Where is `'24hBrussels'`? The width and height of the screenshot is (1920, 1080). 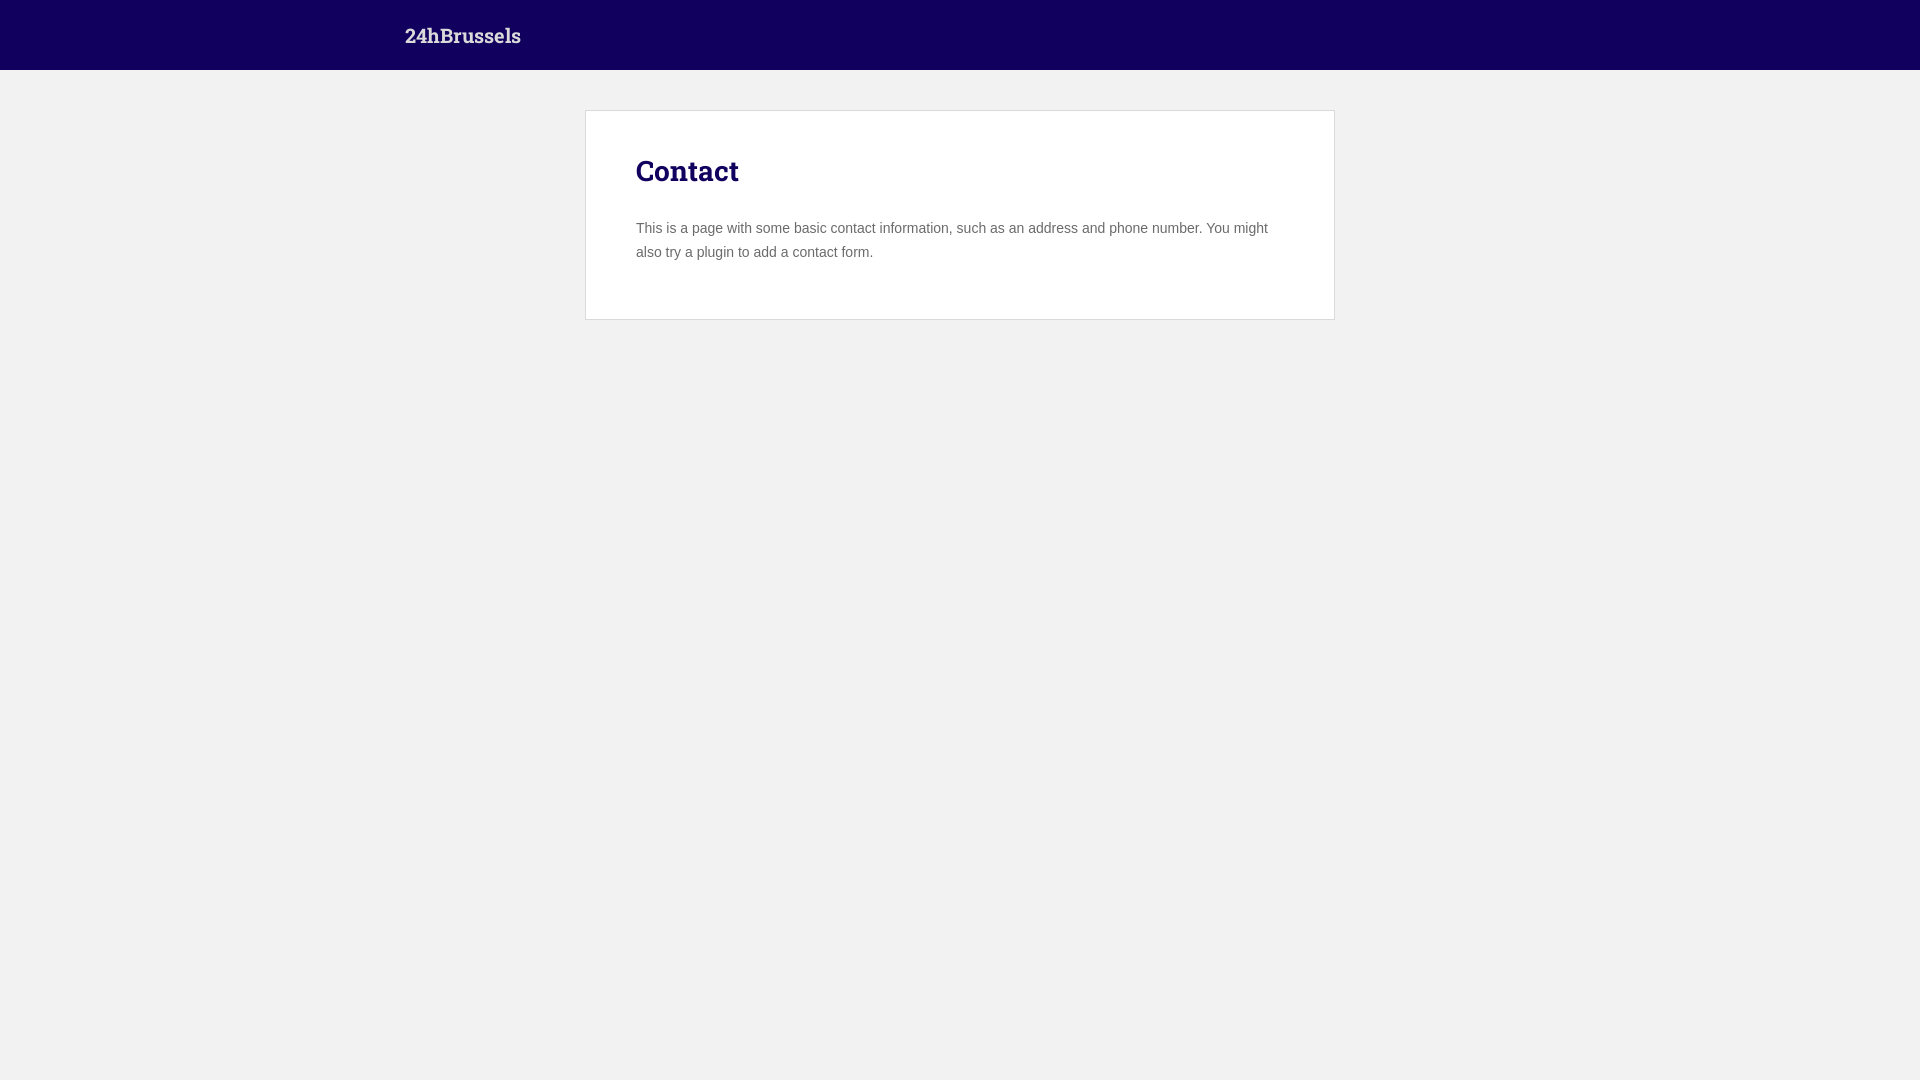 '24hBrussels' is located at coordinates (461, 34).